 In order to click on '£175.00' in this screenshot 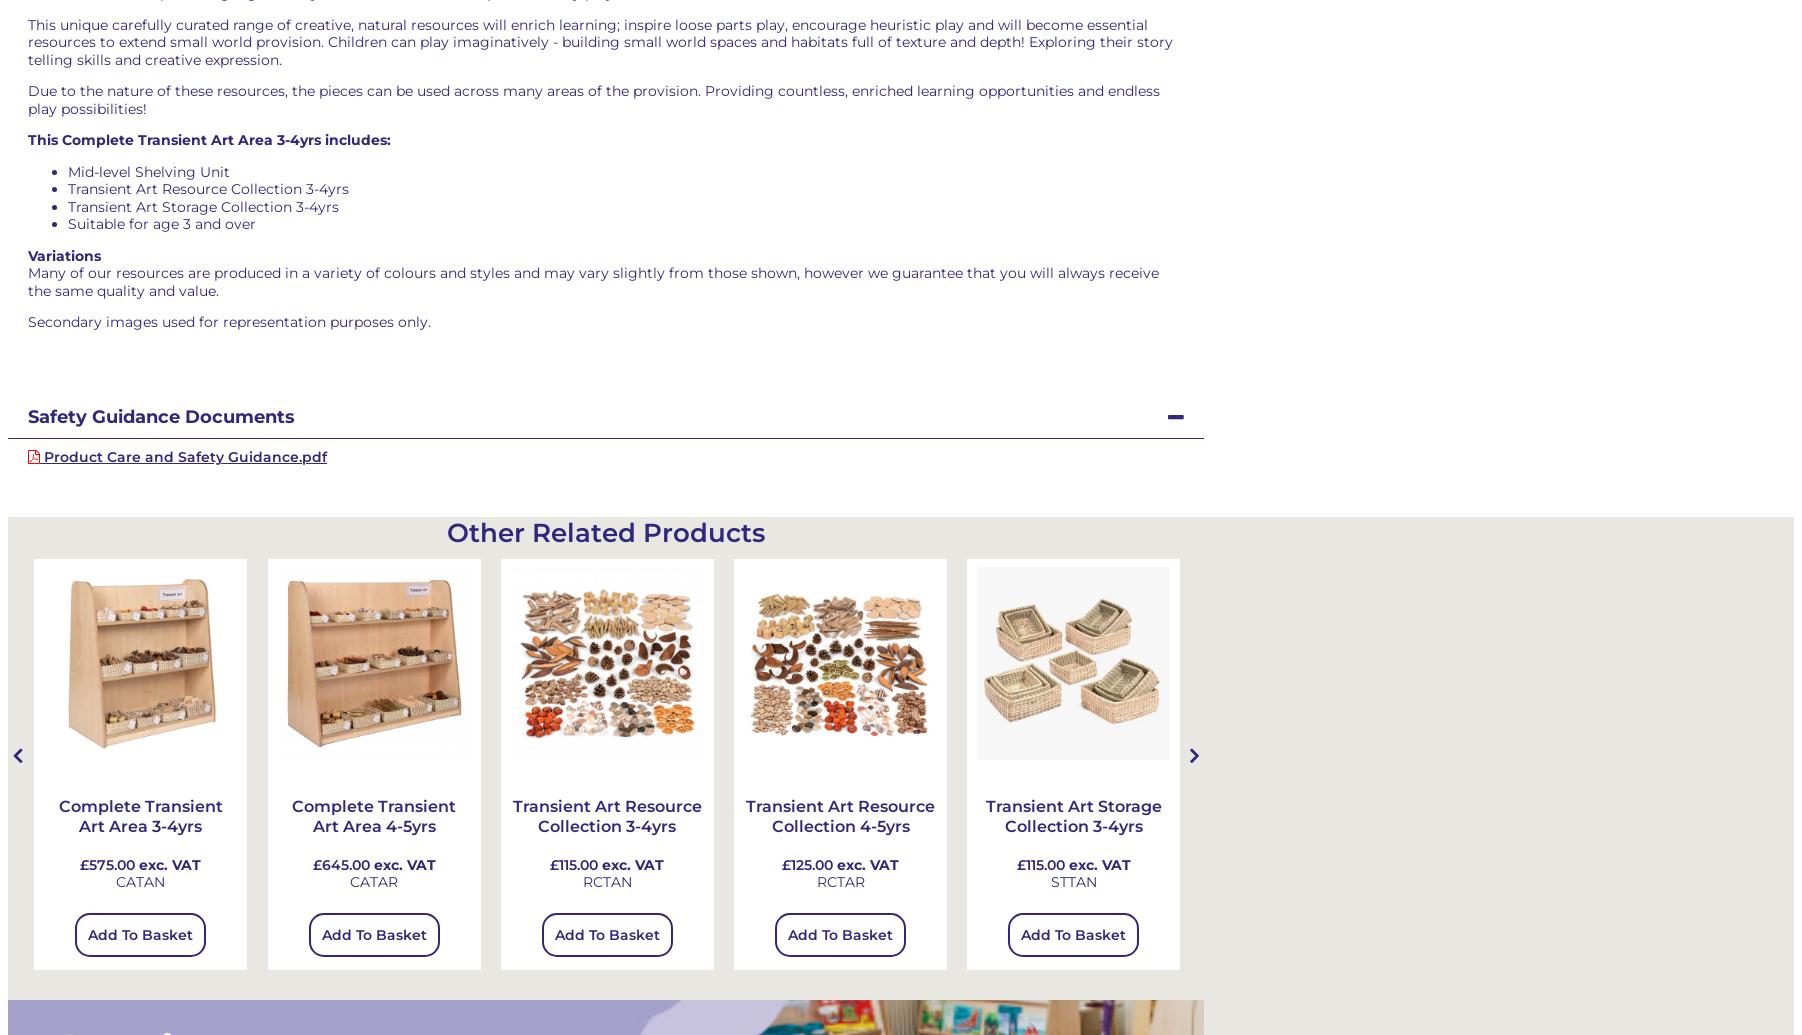, I will do `click(1506, 863)`.